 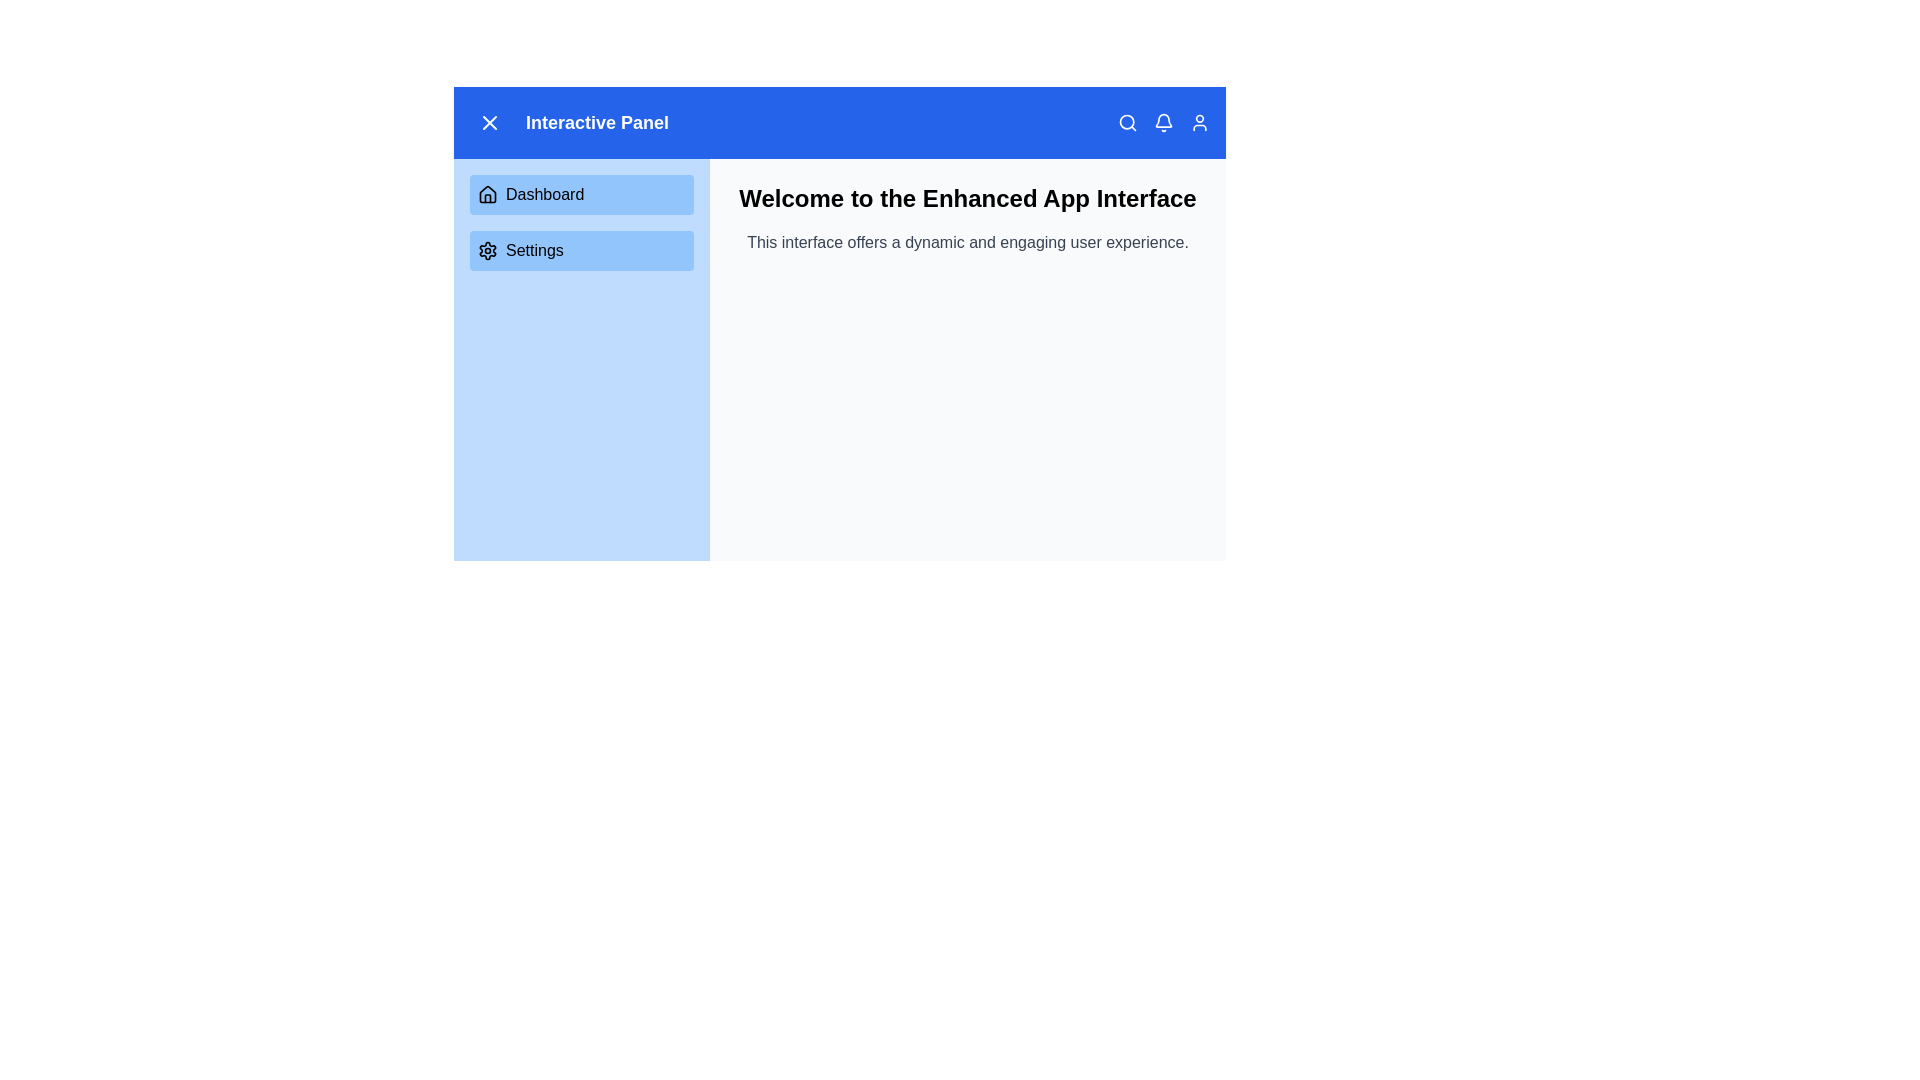 What do you see at coordinates (568, 123) in the screenshot?
I see `the static label reading 'Interactive Panel' which is styled in white against a blue background, located in the top-left section of the header bar next to a close icon` at bounding box center [568, 123].